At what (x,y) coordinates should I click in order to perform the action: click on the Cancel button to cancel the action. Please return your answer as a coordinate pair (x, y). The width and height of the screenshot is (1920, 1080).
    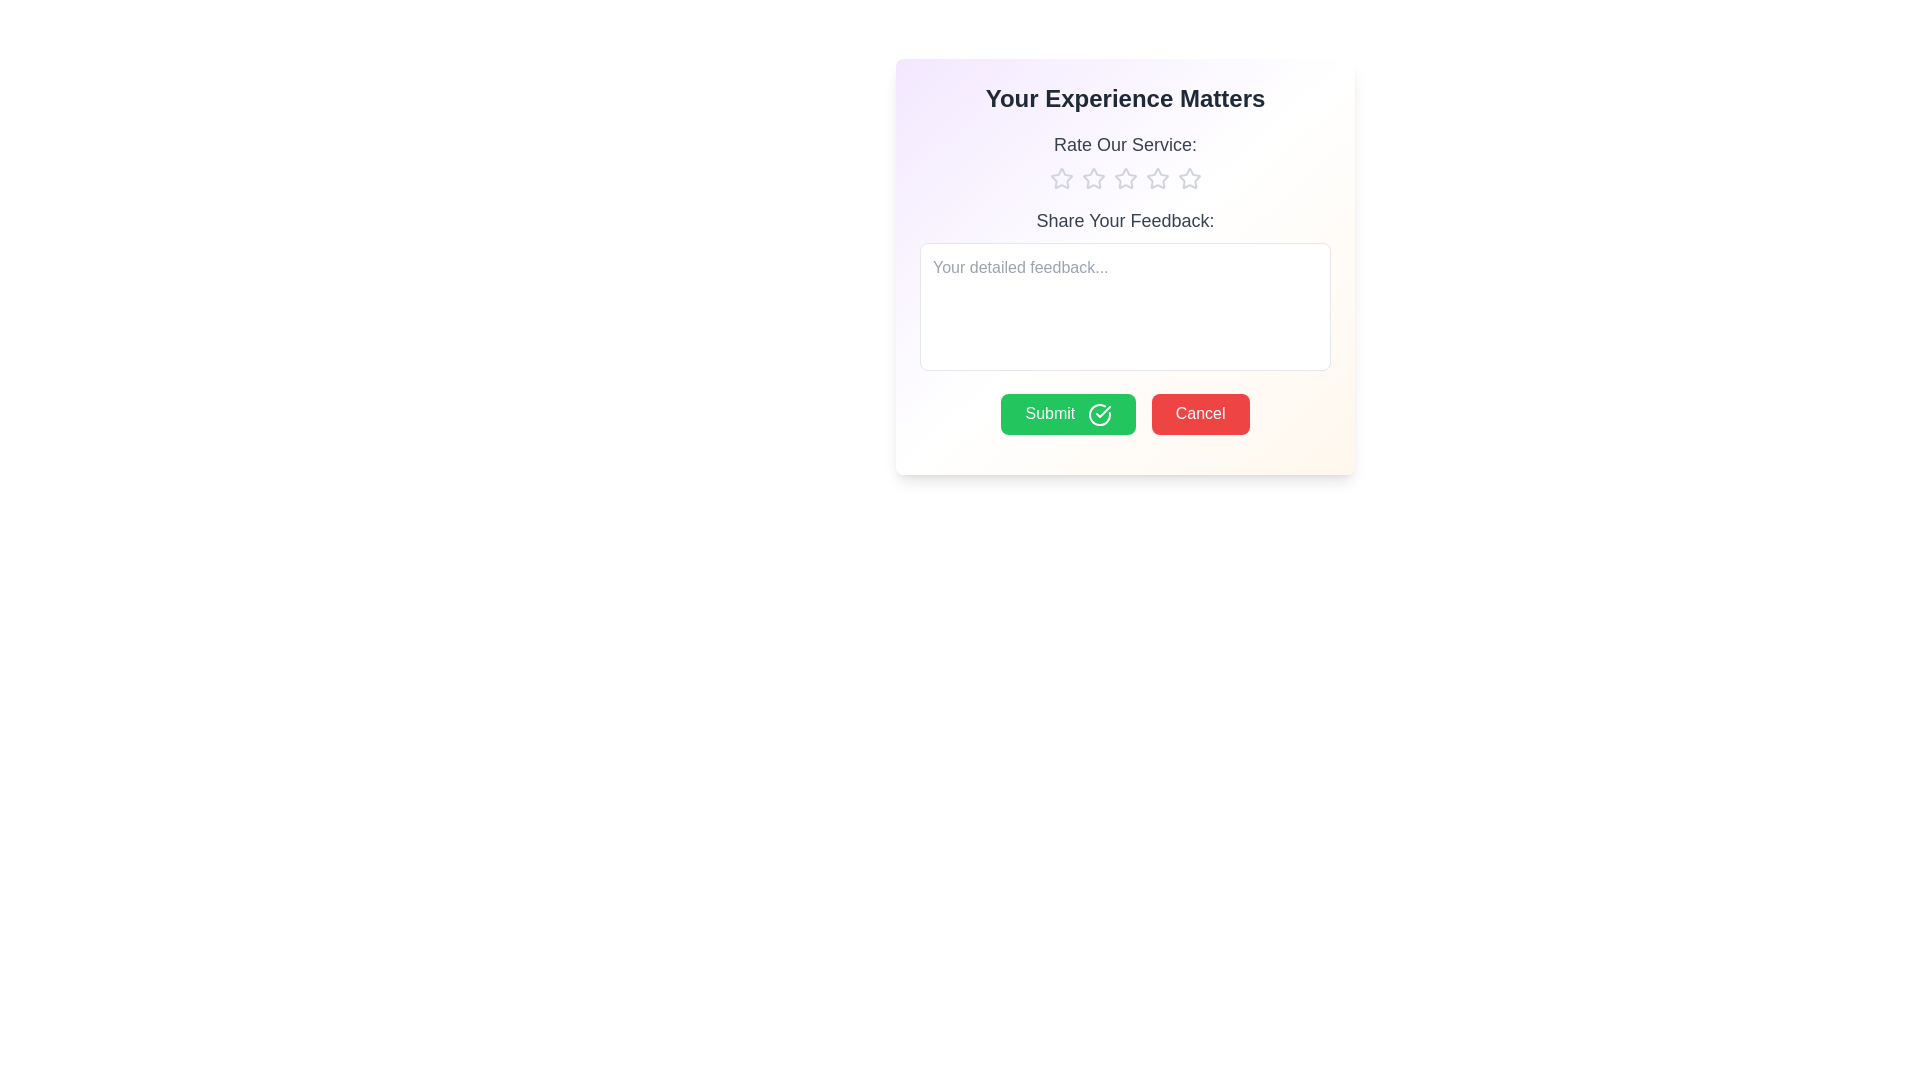
    Looking at the image, I should click on (1200, 413).